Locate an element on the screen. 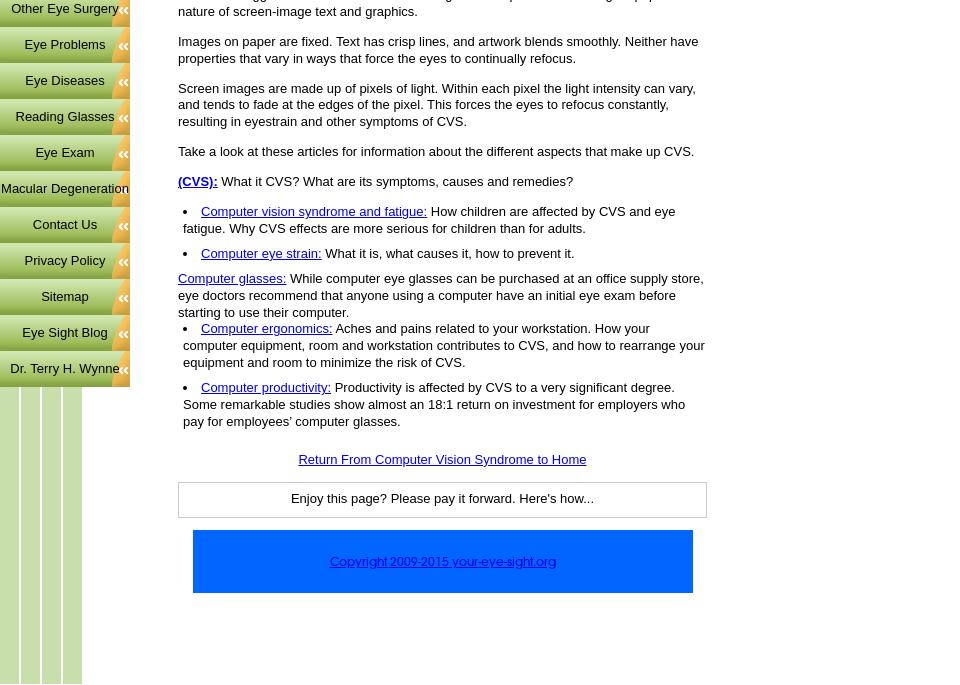  'Contact Us' is located at coordinates (64, 222).